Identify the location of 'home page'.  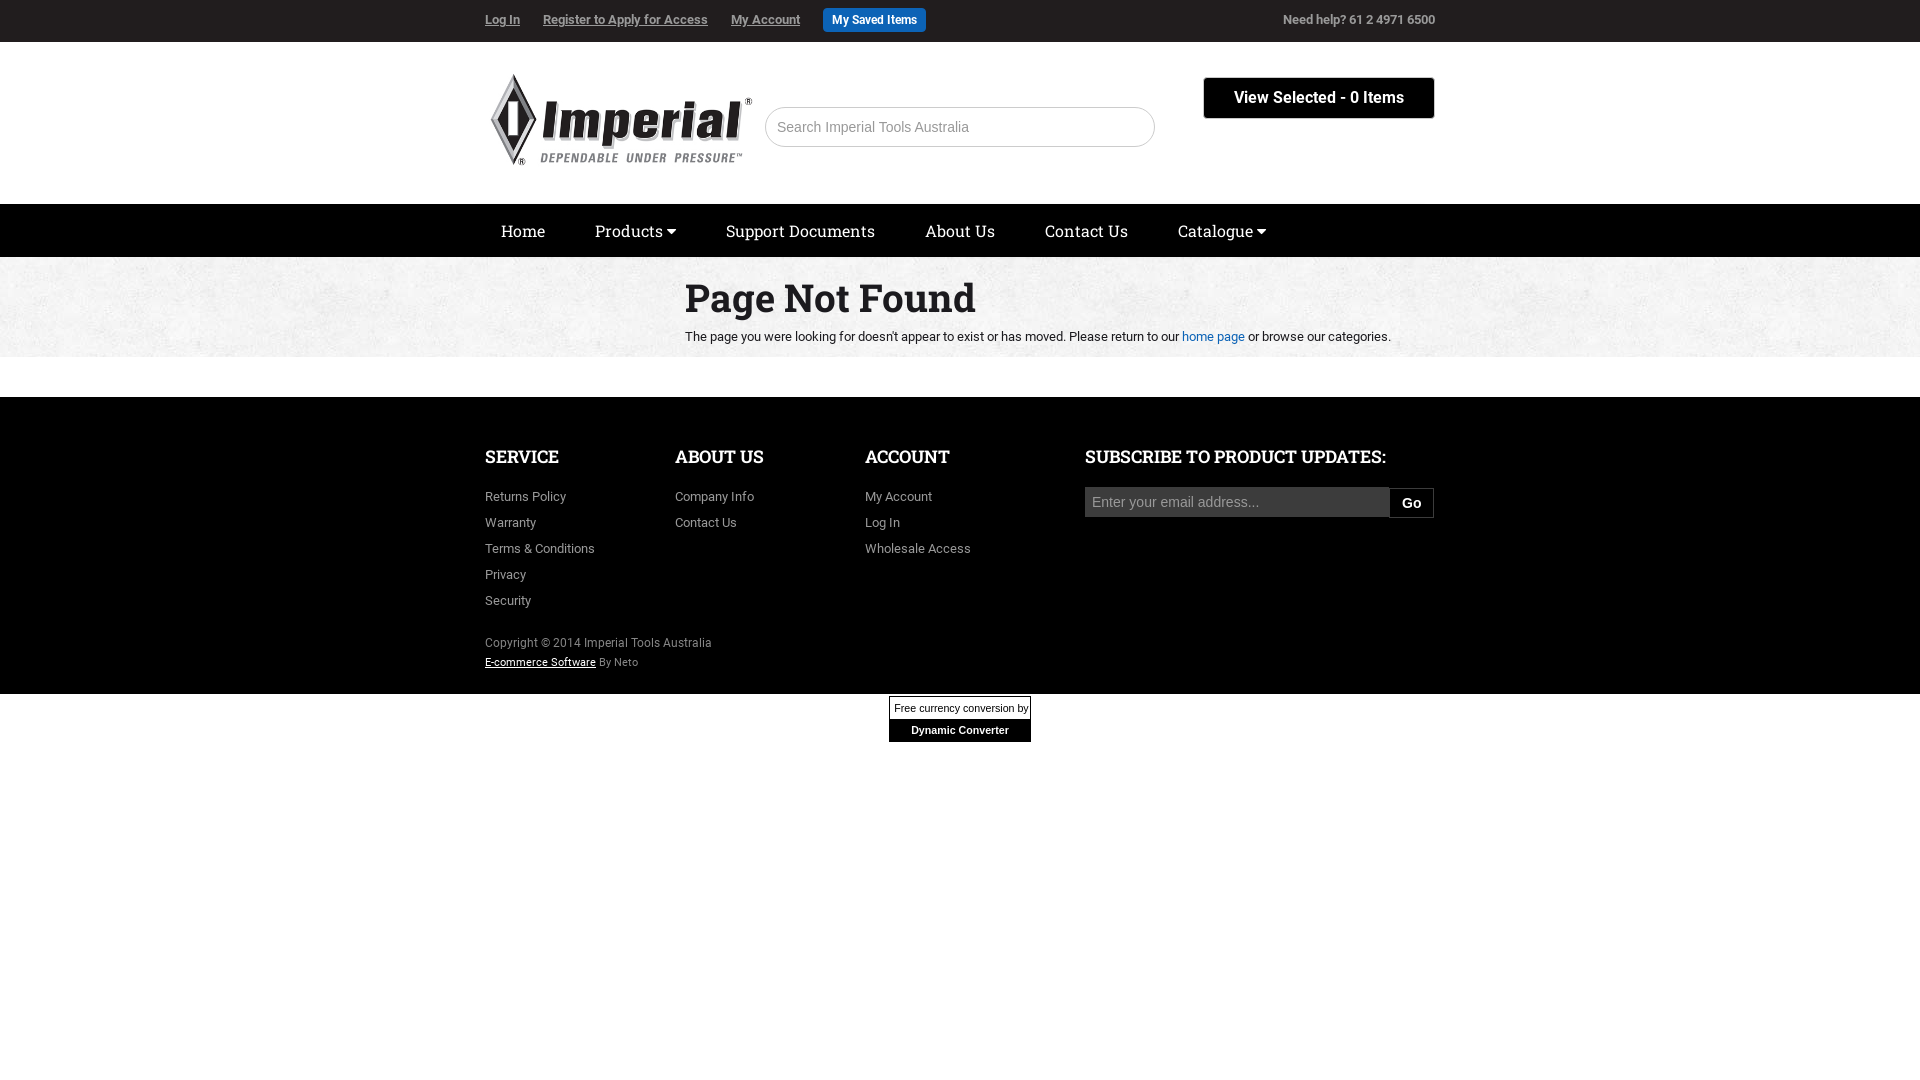
(1181, 335).